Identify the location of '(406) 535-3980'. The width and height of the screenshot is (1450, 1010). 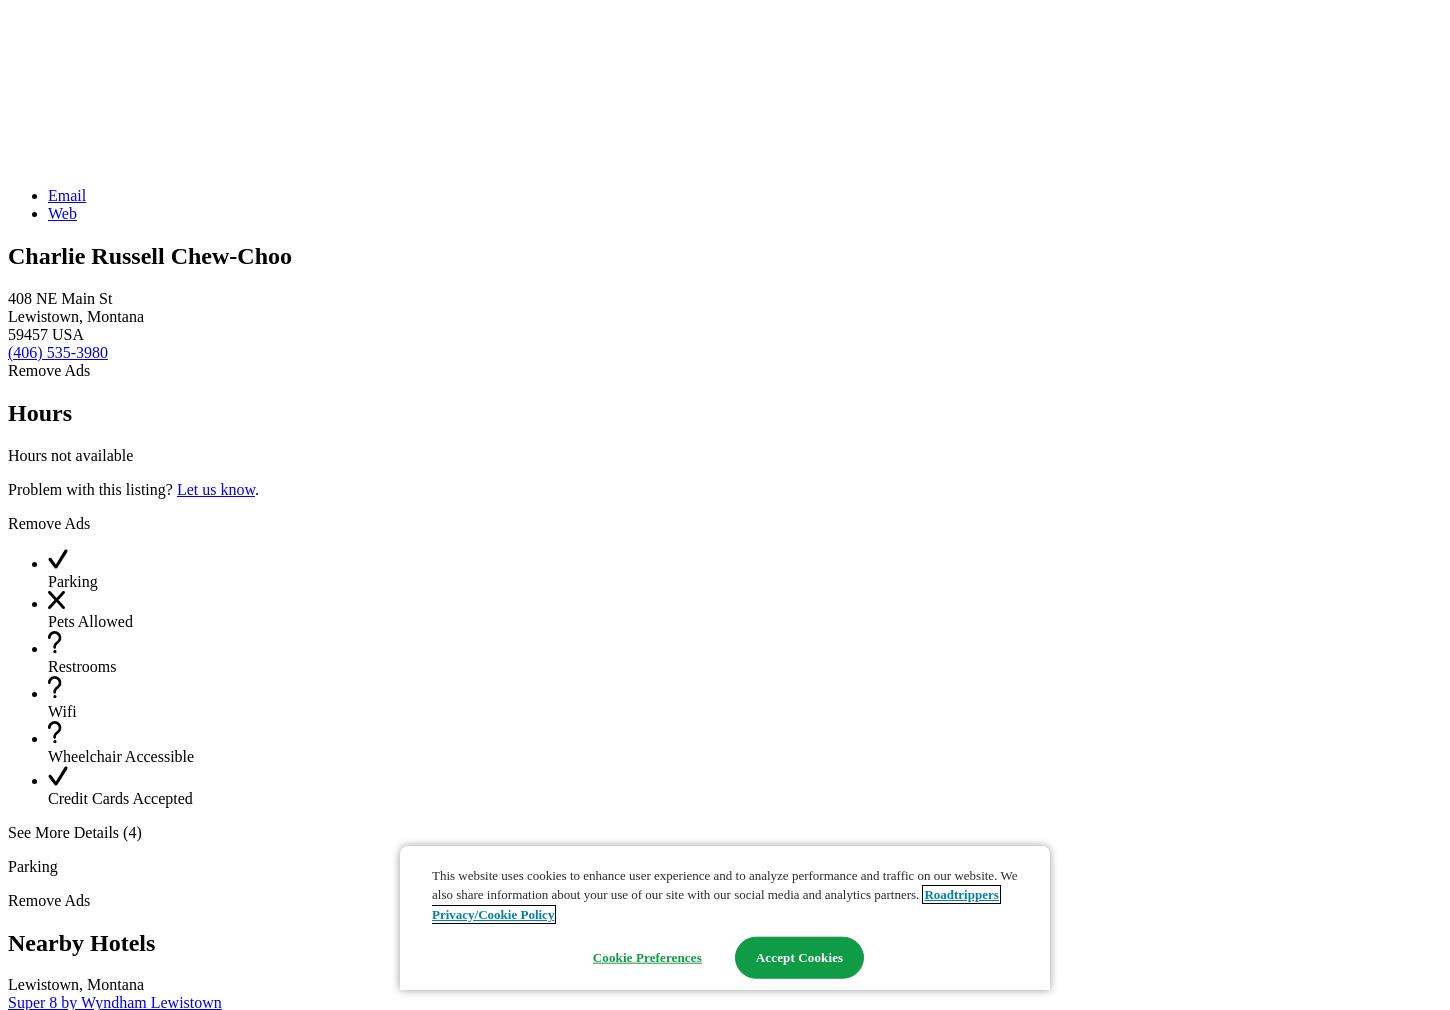
(57, 351).